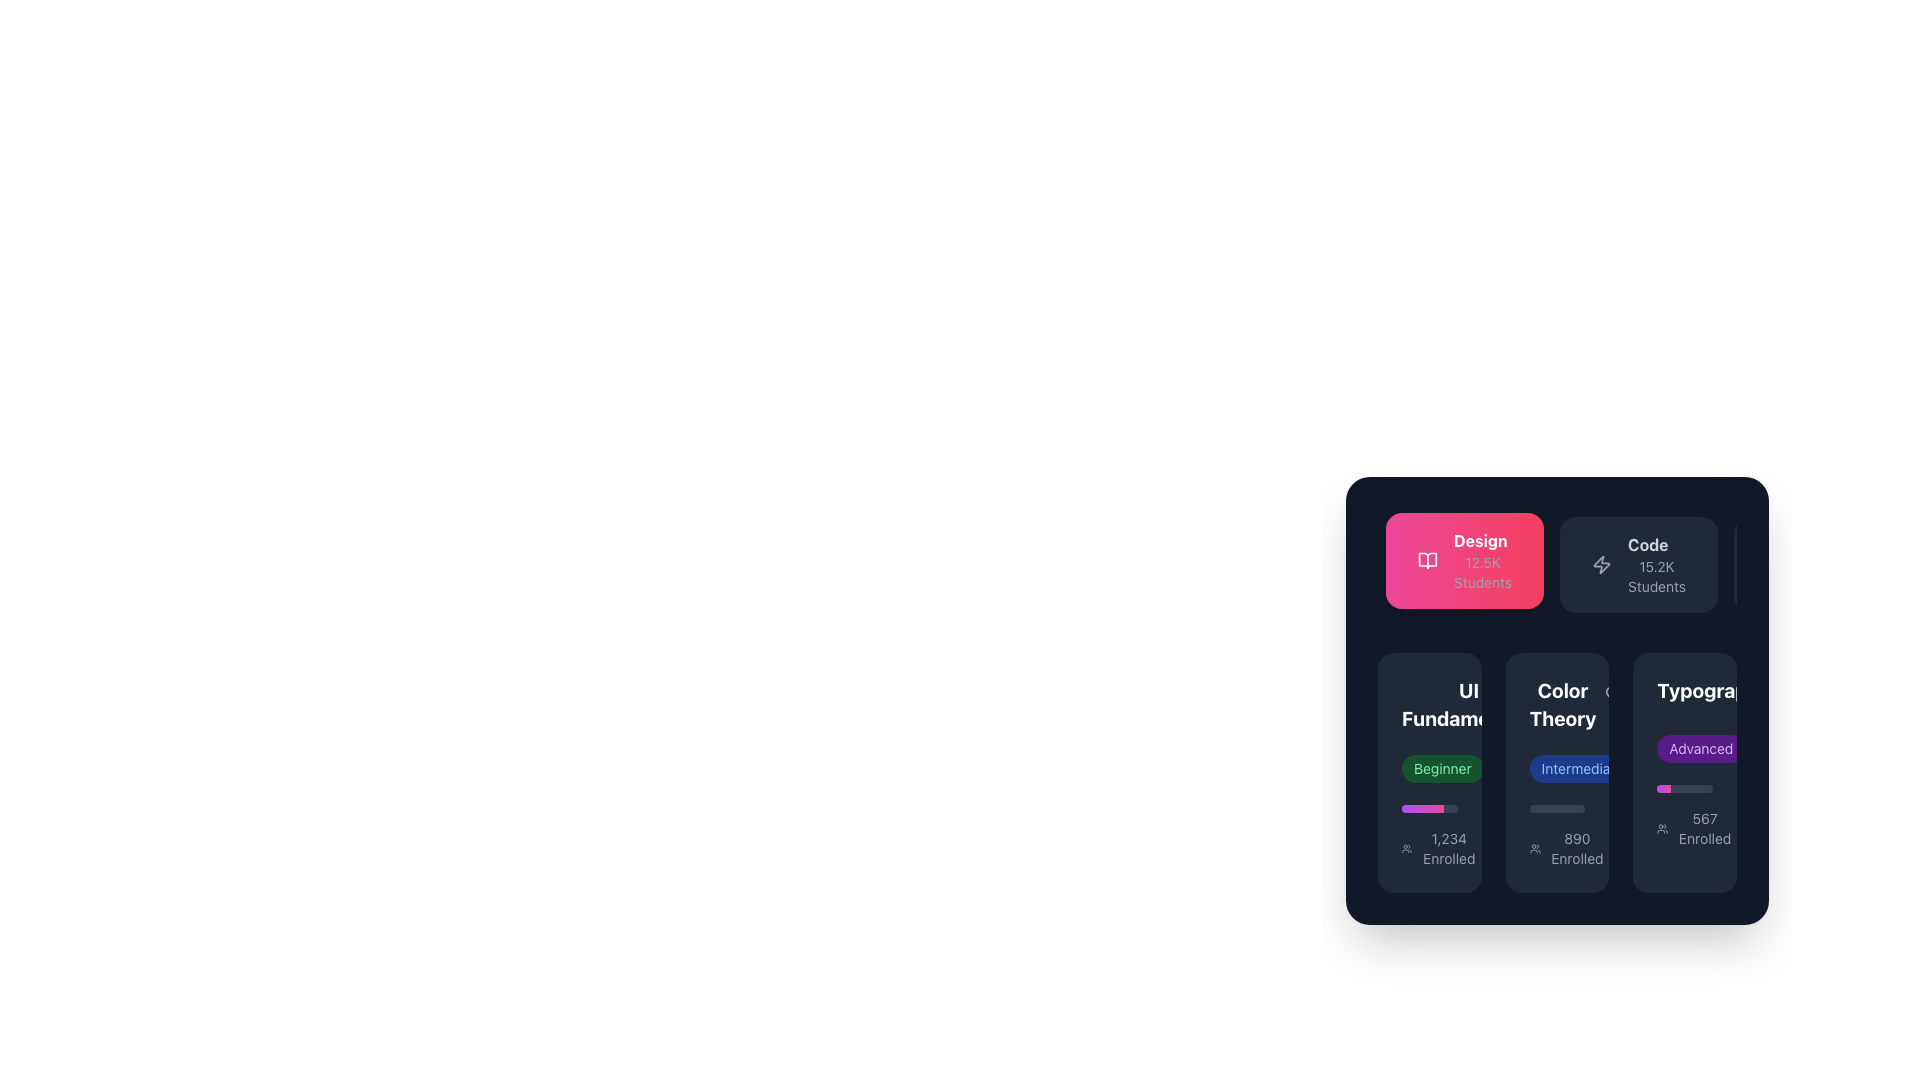 The width and height of the screenshot is (1920, 1080). Describe the element at coordinates (1406, 848) in the screenshot. I see `the icon representing enrollment-related information, which is located to the left of the text '1,234 Enrolled.'` at that location.